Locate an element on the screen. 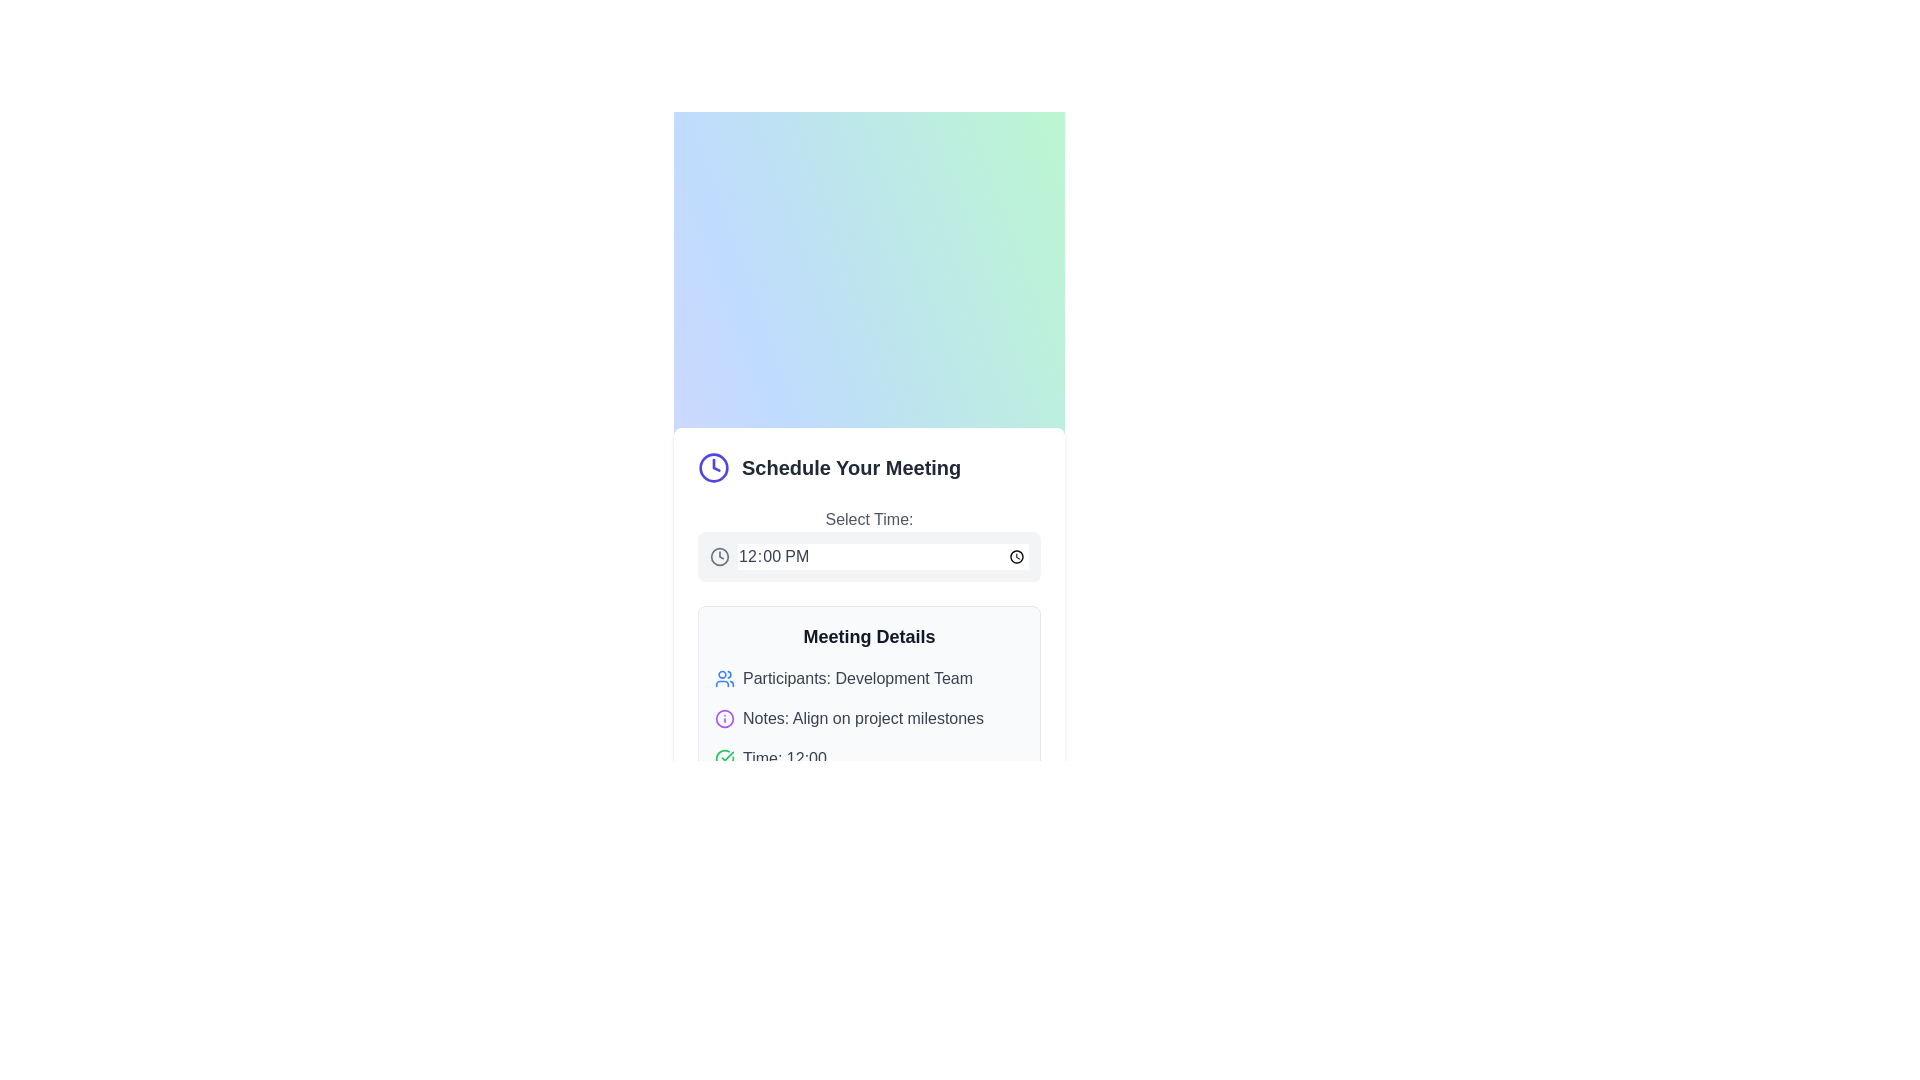 This screenshot has height=1080, width=1920. the circular graphic element of the clock icon, which represents the concept of time within the scheduling functionality, located to the left of the 'Schedule Your Meeting' header is located at coordinates (714, 467).